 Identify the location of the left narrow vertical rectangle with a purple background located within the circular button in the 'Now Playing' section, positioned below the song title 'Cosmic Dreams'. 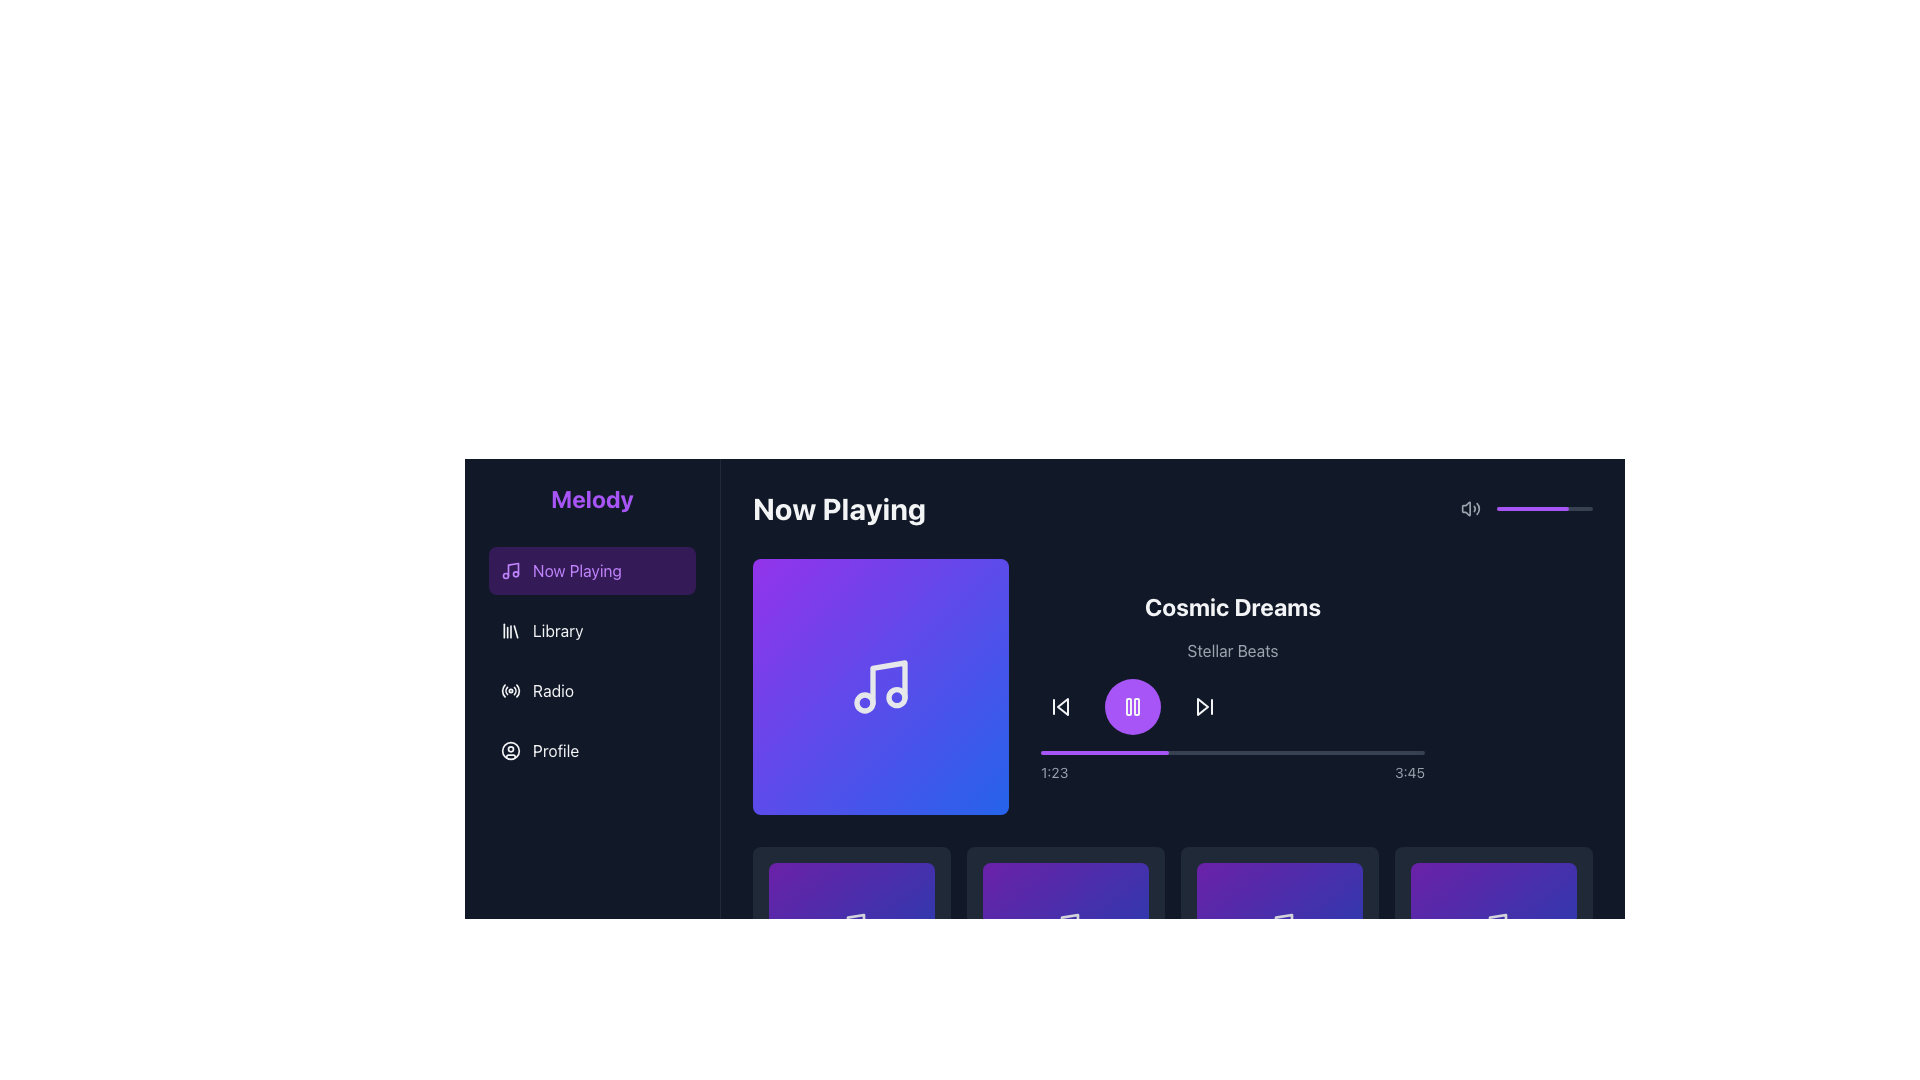
(1128, 705).